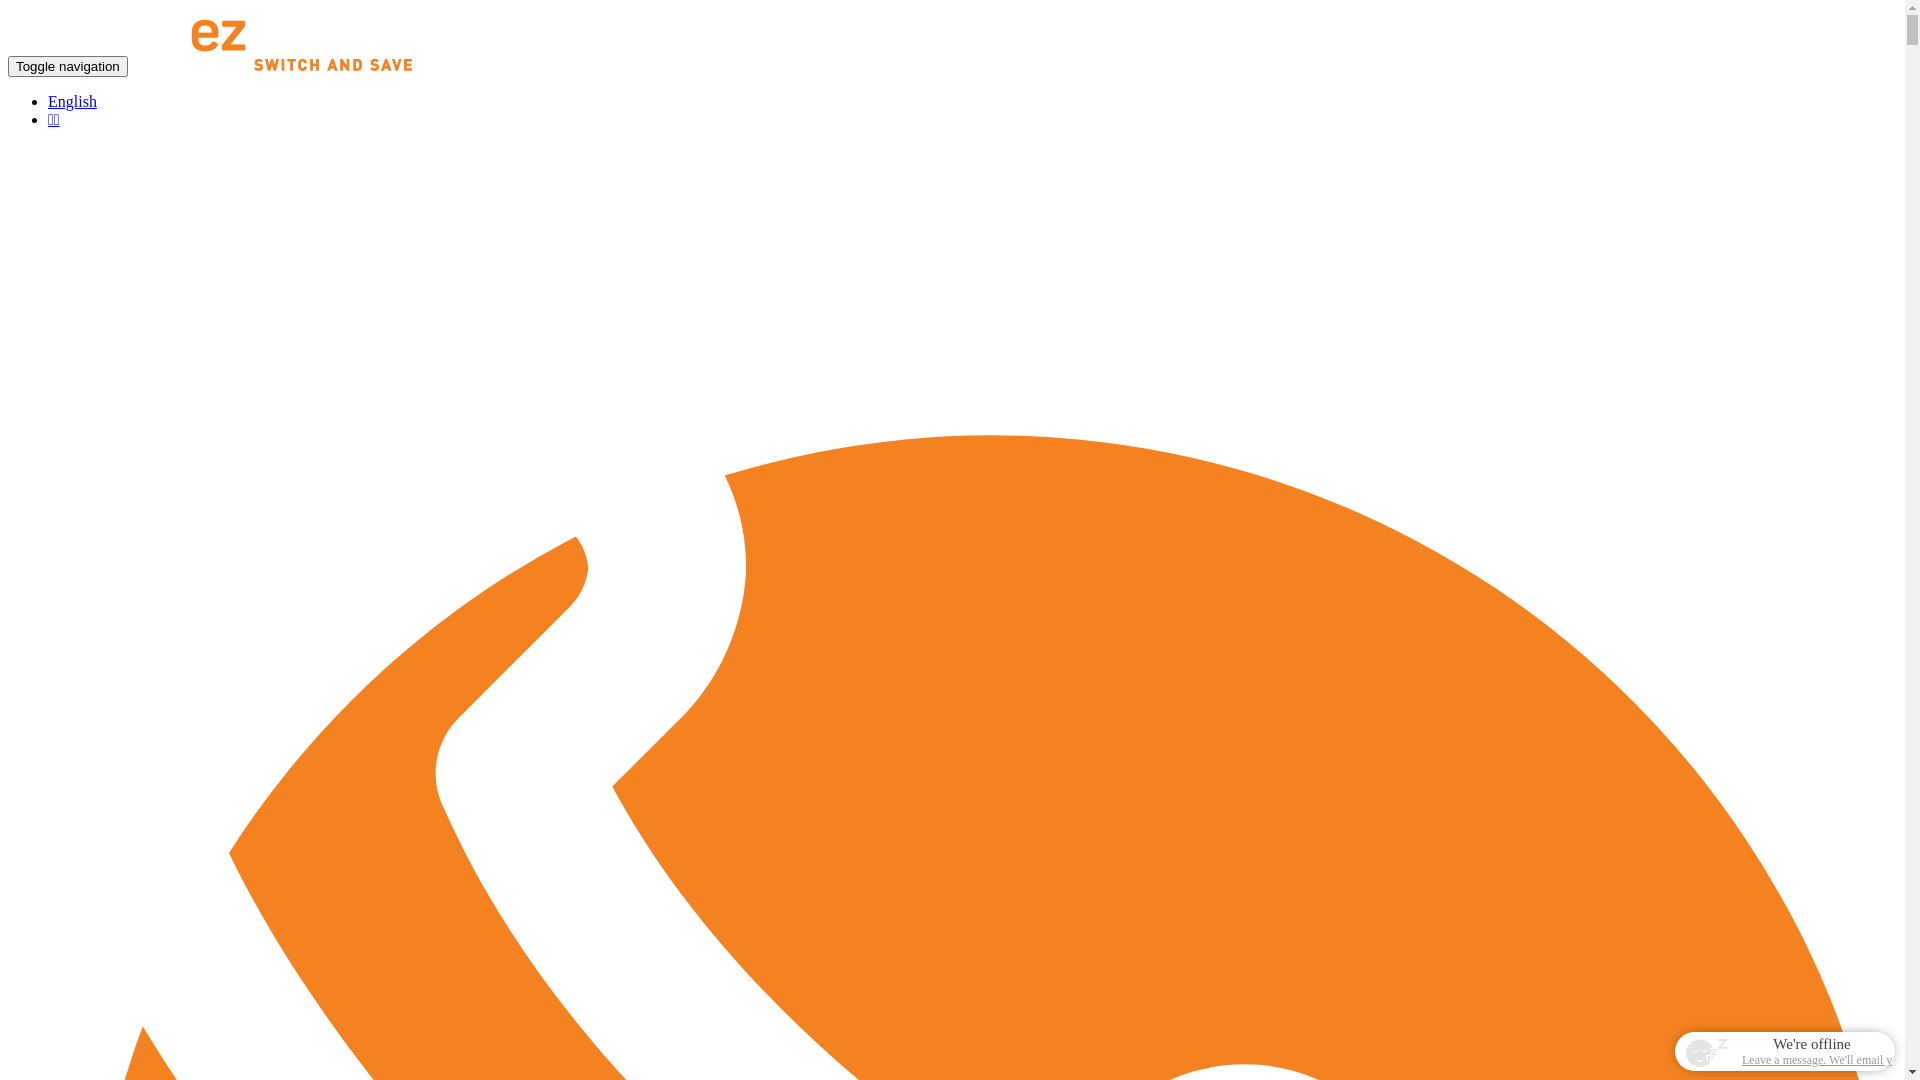  I want to click on 'English', so click(72, 101).